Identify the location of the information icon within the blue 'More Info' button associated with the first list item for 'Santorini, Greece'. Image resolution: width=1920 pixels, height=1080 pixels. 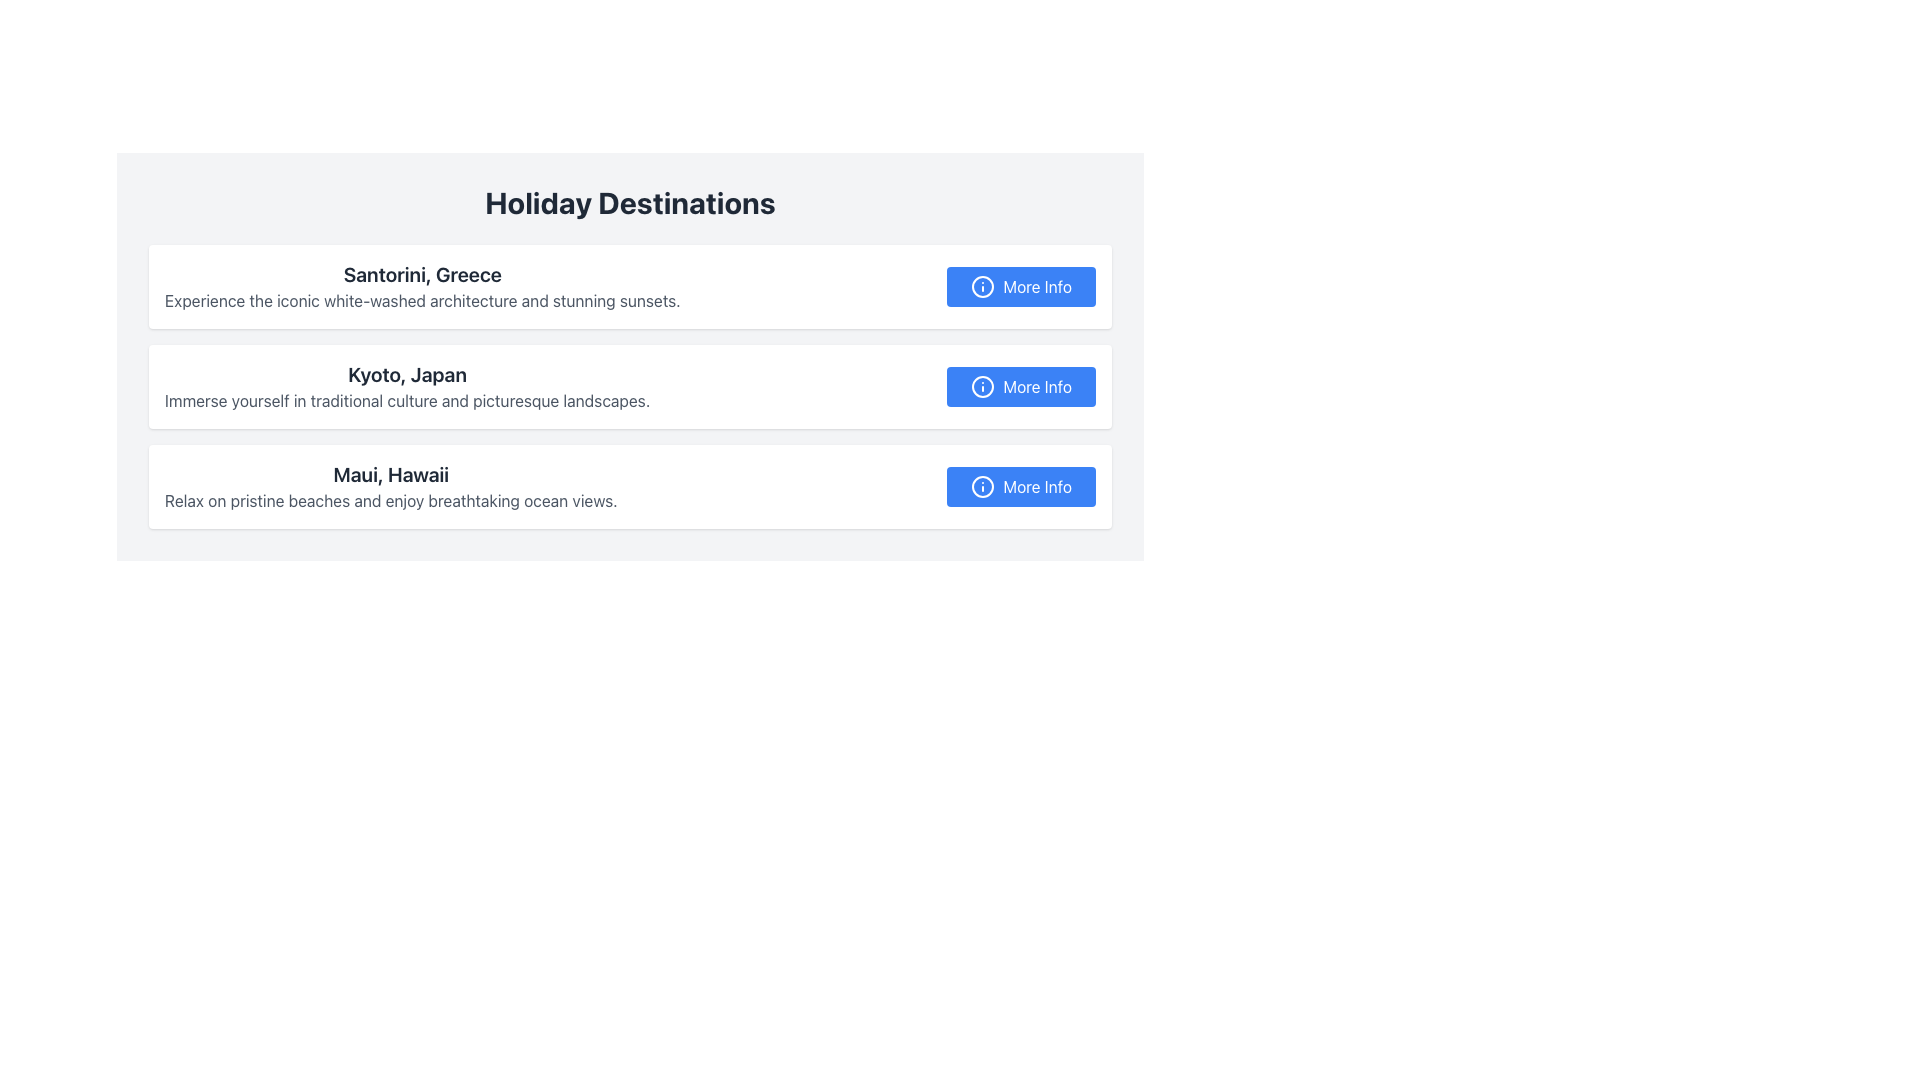
(983, 286).